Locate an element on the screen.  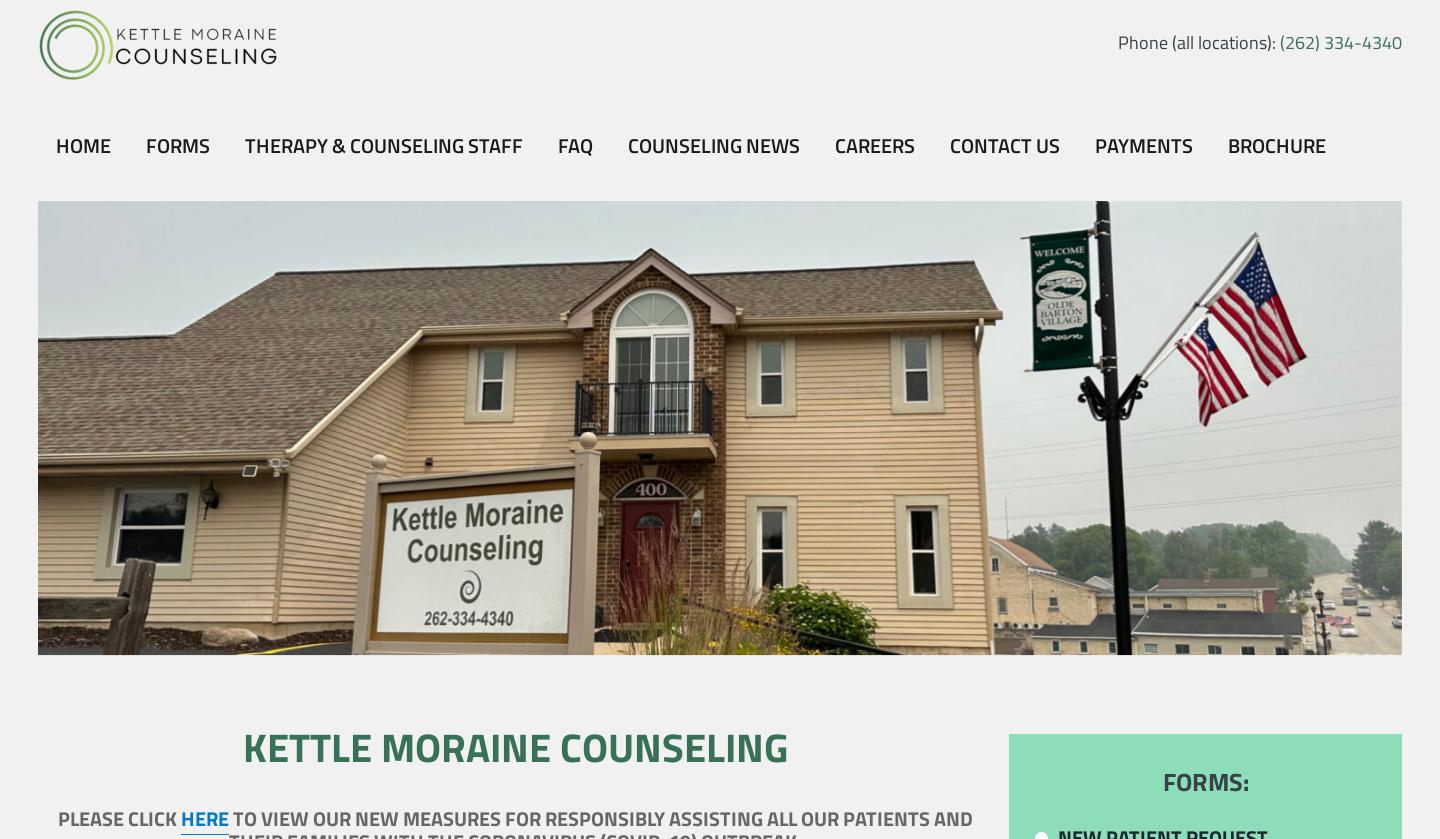
'Forms' is located at coordinates (175, 145).